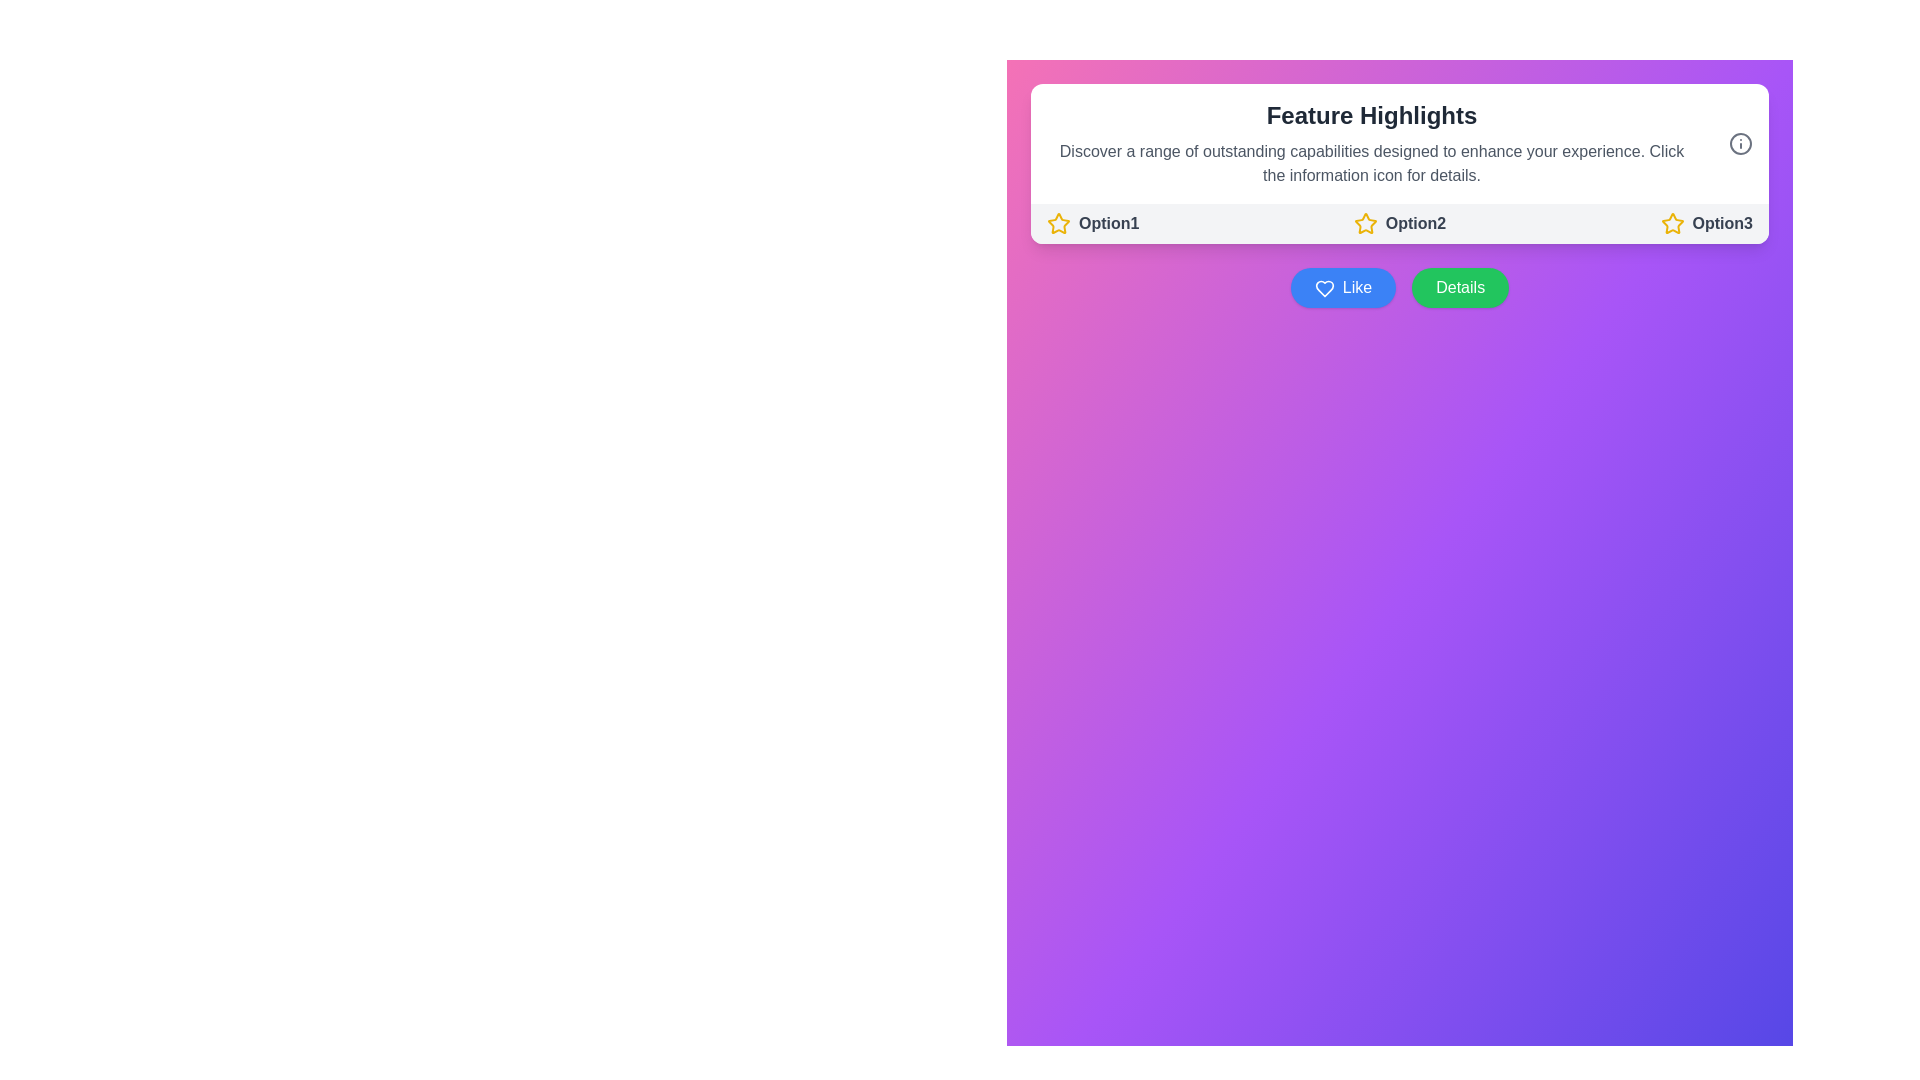  I want to click on the 'Like' button, which is a rectangular button with a blue background and white text, featuring a heart icon on the left, located to the left of the 'Details' button in the 'Feature Highlights' section, so click(1343, 288).